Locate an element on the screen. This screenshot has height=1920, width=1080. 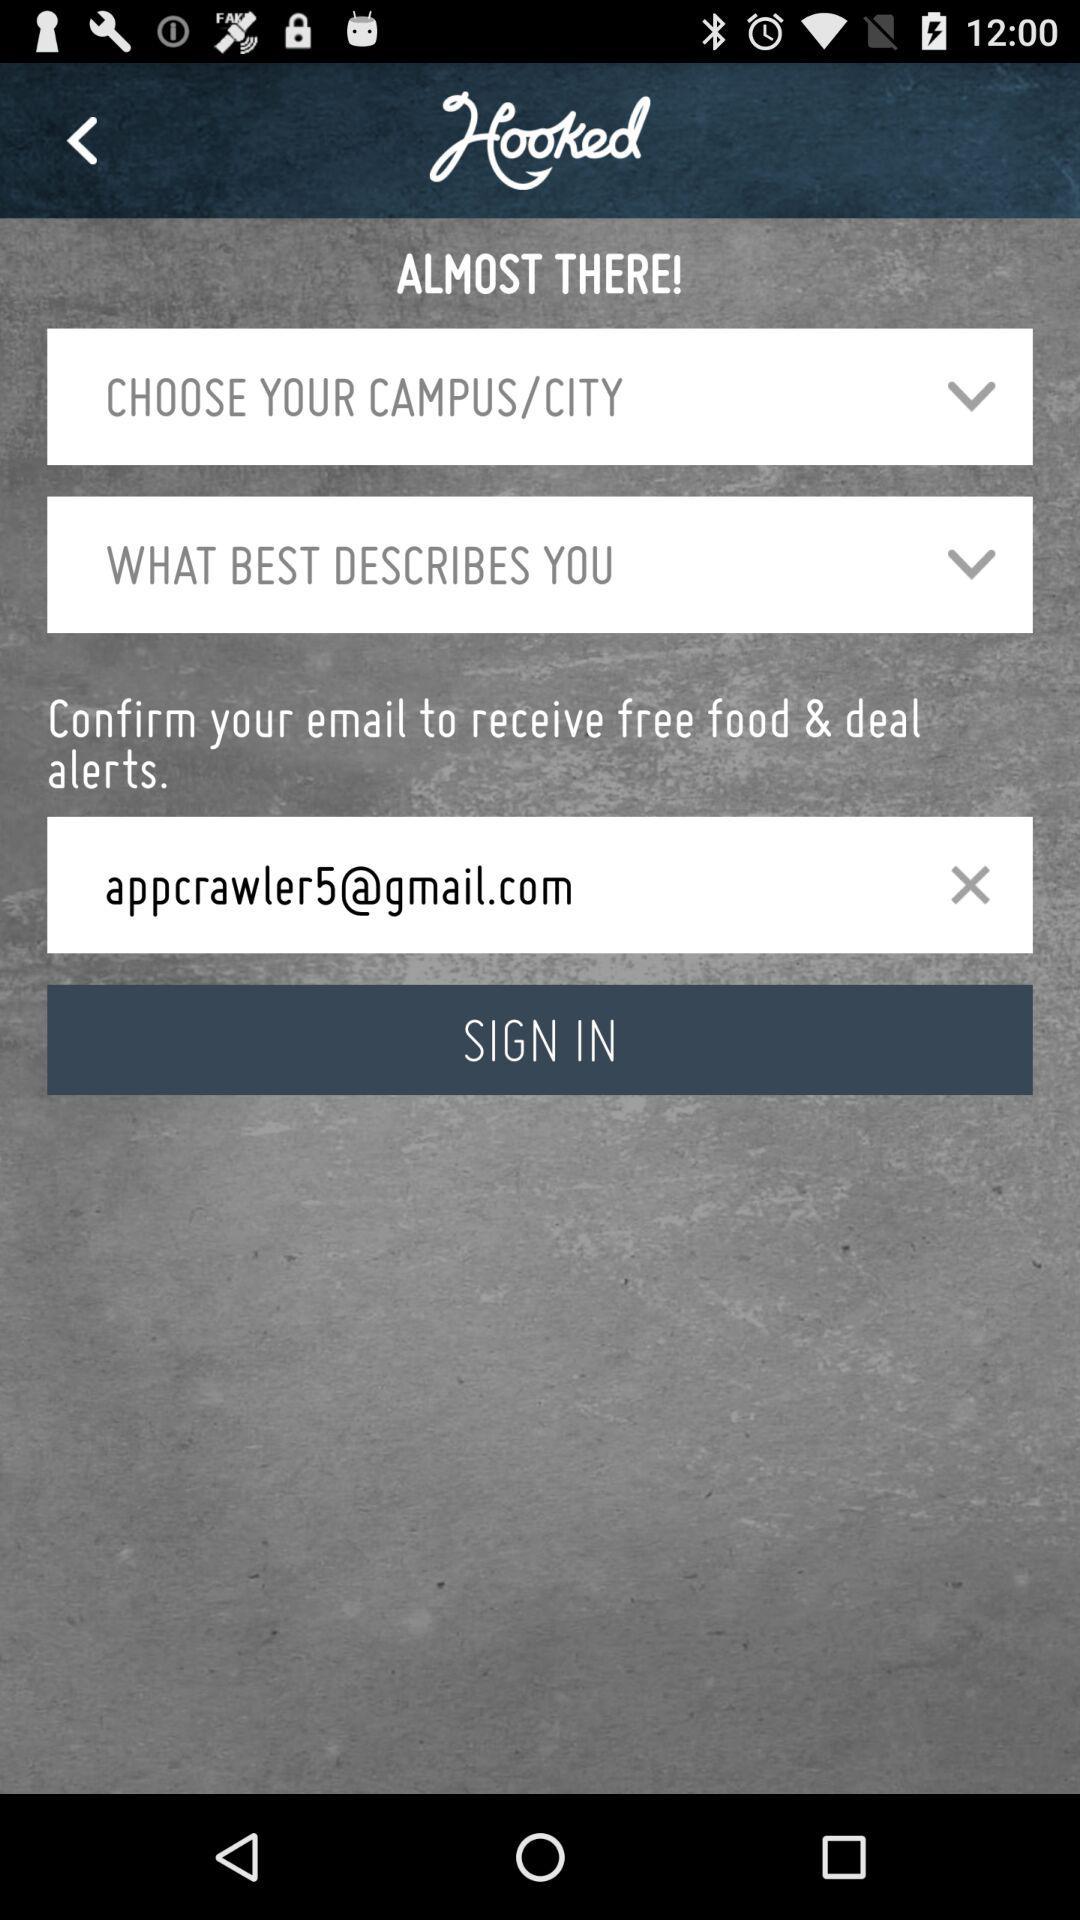
app below confirm your email icon is located at coordinates (493, 883).